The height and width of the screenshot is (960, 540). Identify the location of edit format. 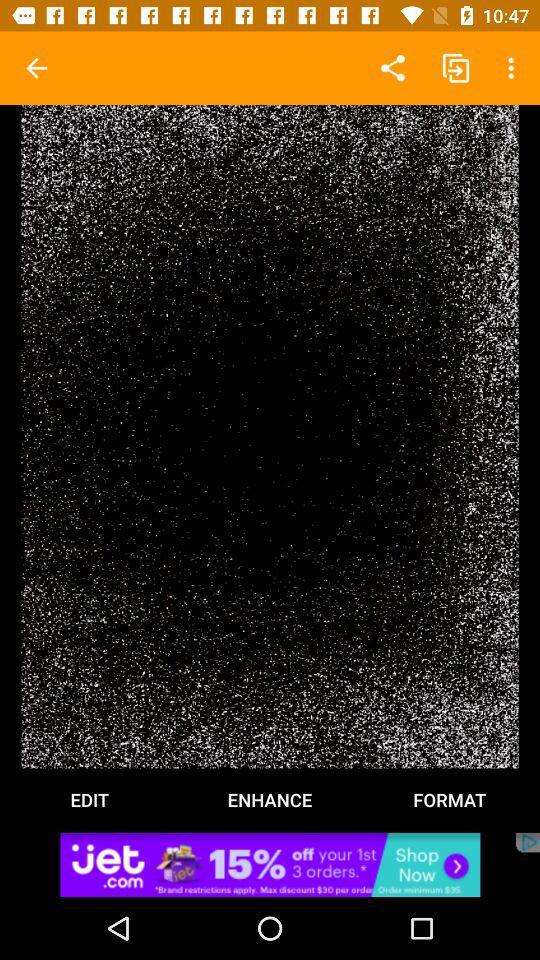
(270, 436).